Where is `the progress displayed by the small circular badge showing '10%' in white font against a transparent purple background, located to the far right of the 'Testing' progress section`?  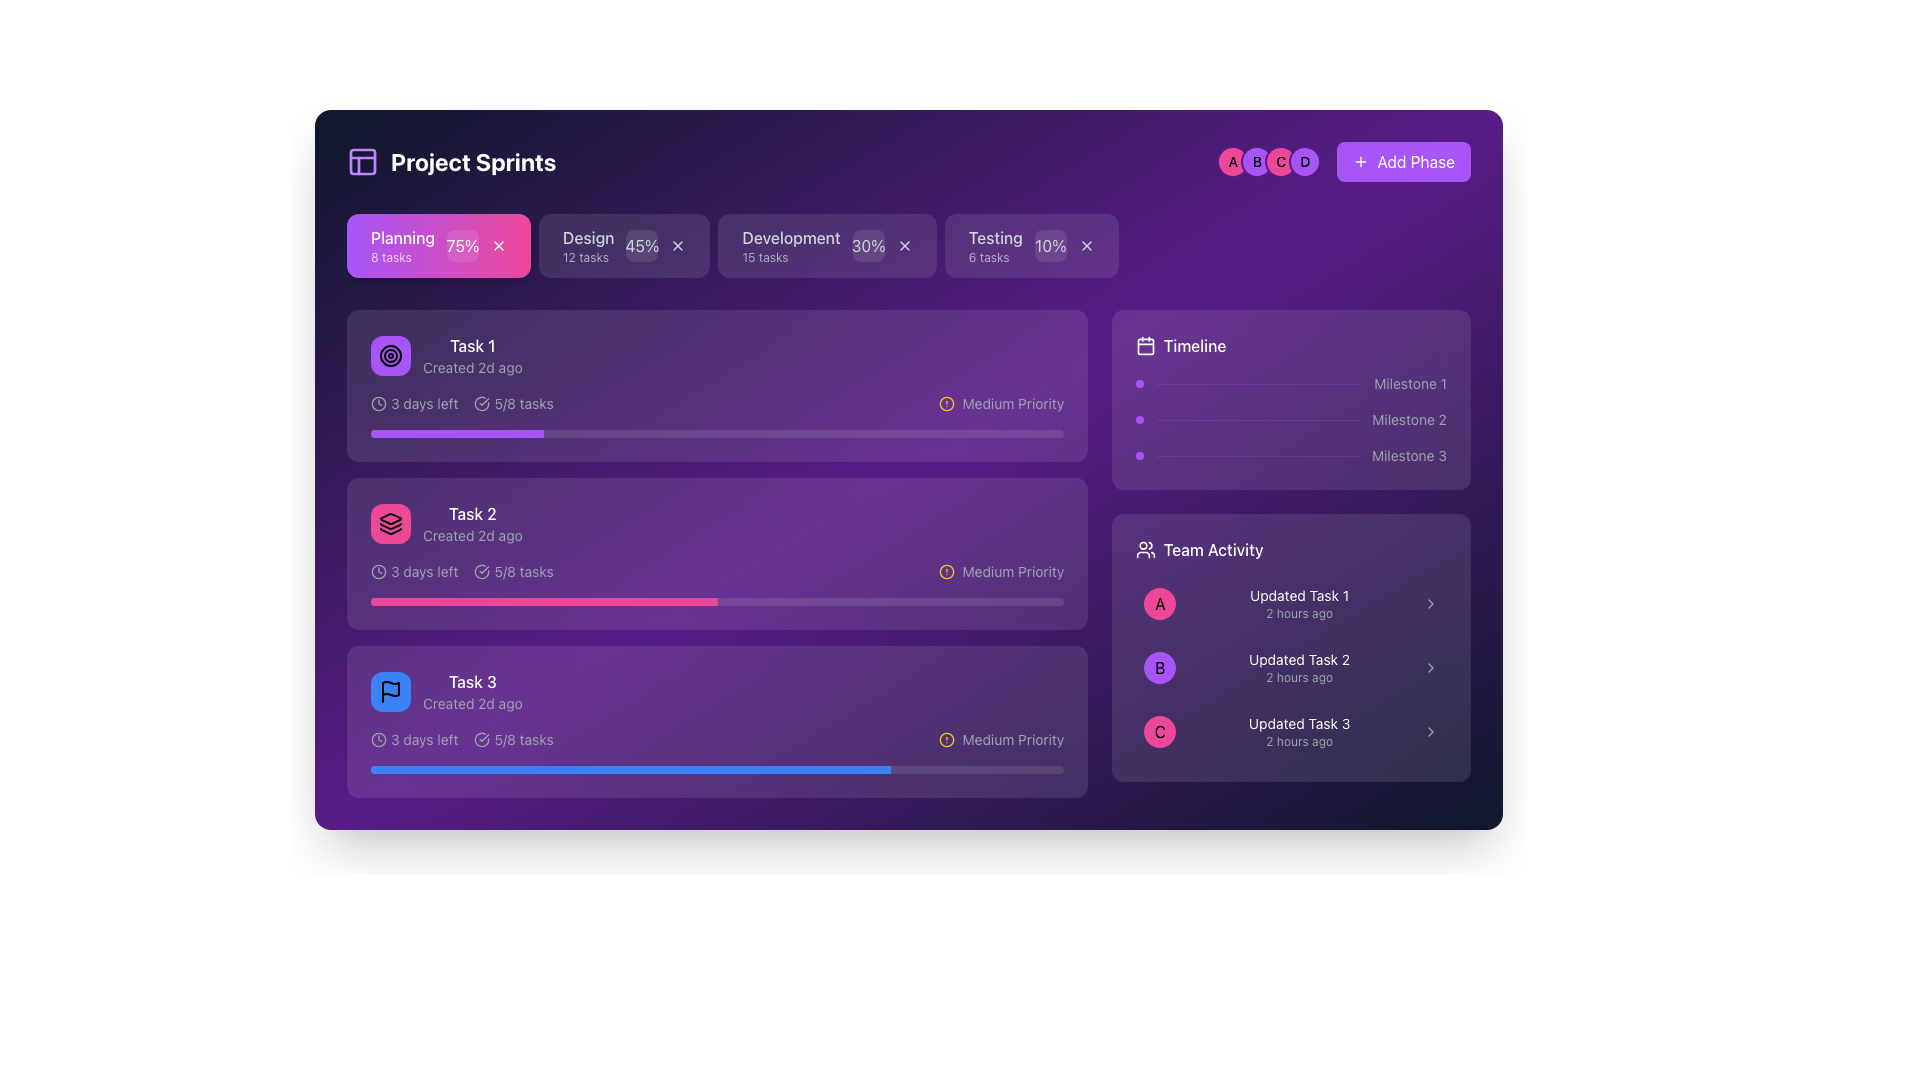
the progress displayed by the small circular badge showing '10%' in white font against a transparent purple background, located to the far right of the 'Testing' progress section is located at coordinates (1049, 245).